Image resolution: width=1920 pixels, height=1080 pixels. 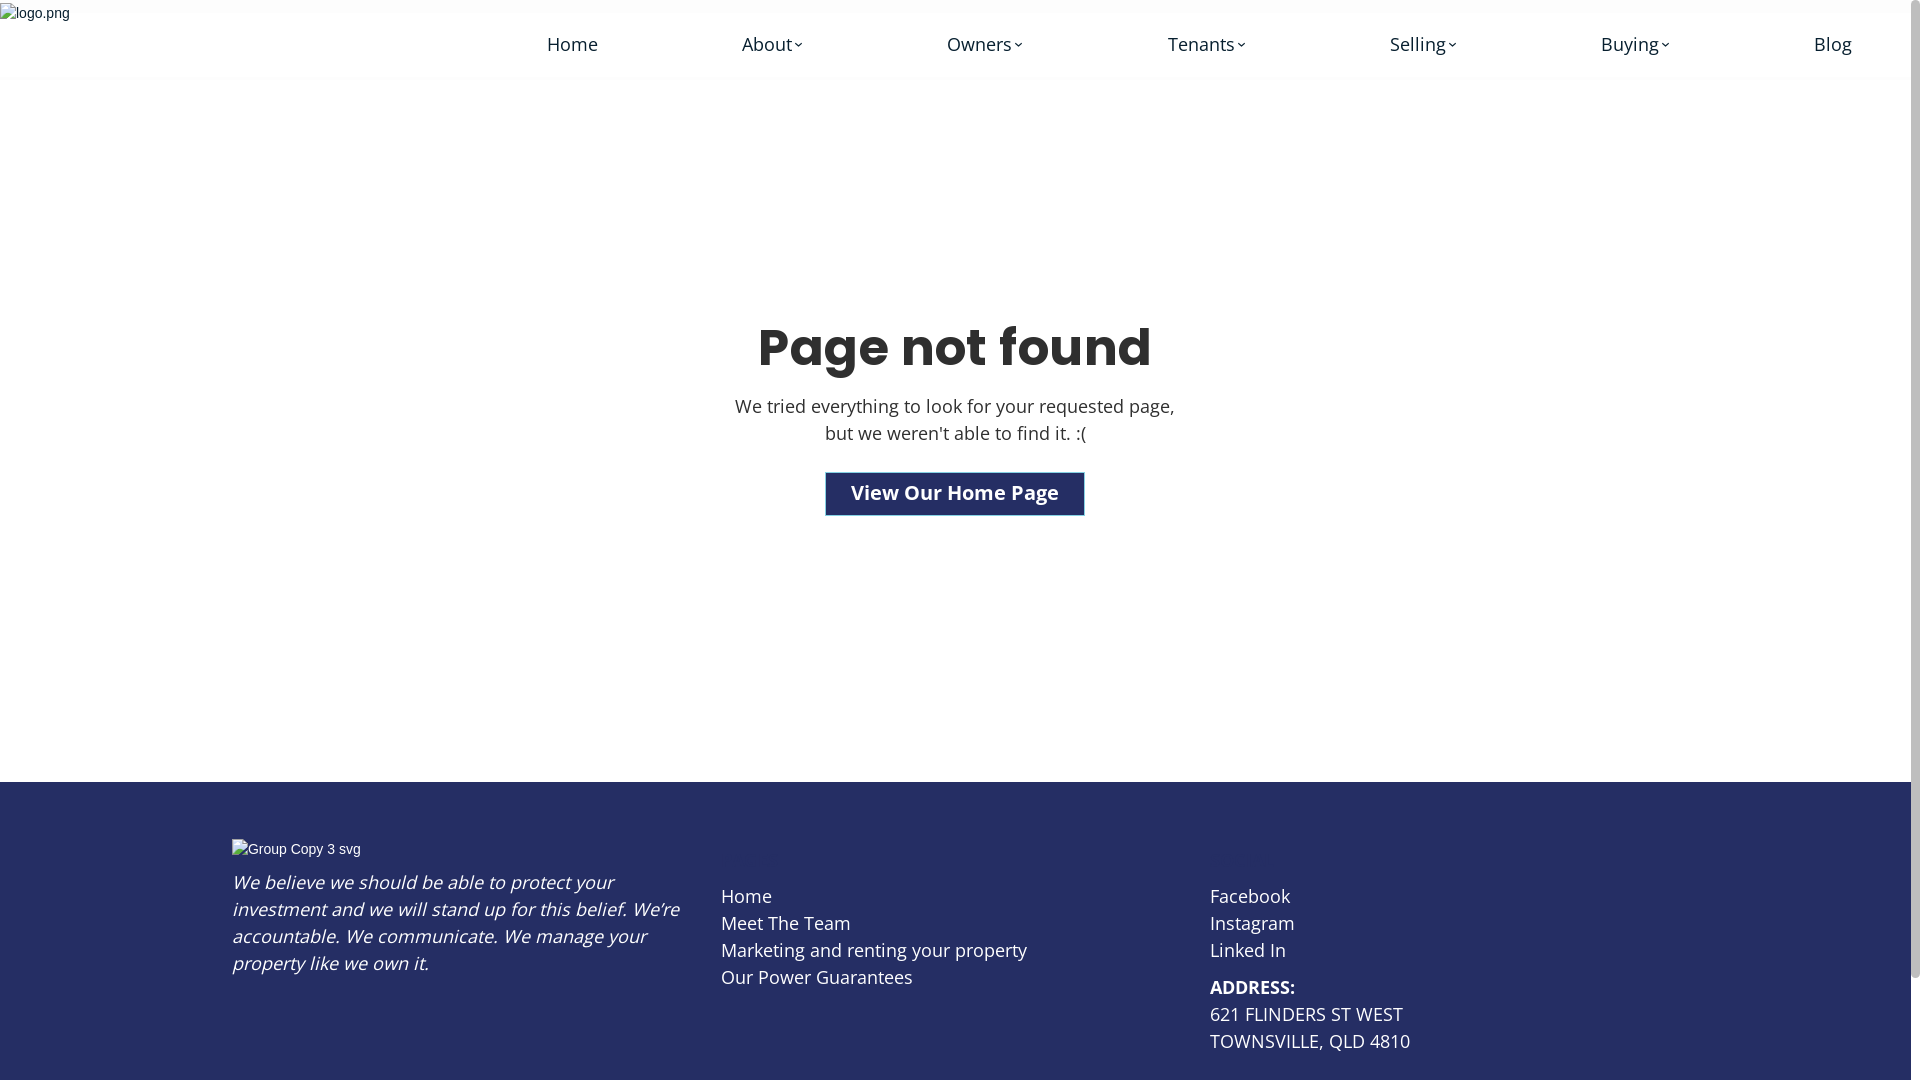 What do you see at coordinates (984, 43) in the screenshot?
I see `'Owners'` at bounding box center [984, 43].